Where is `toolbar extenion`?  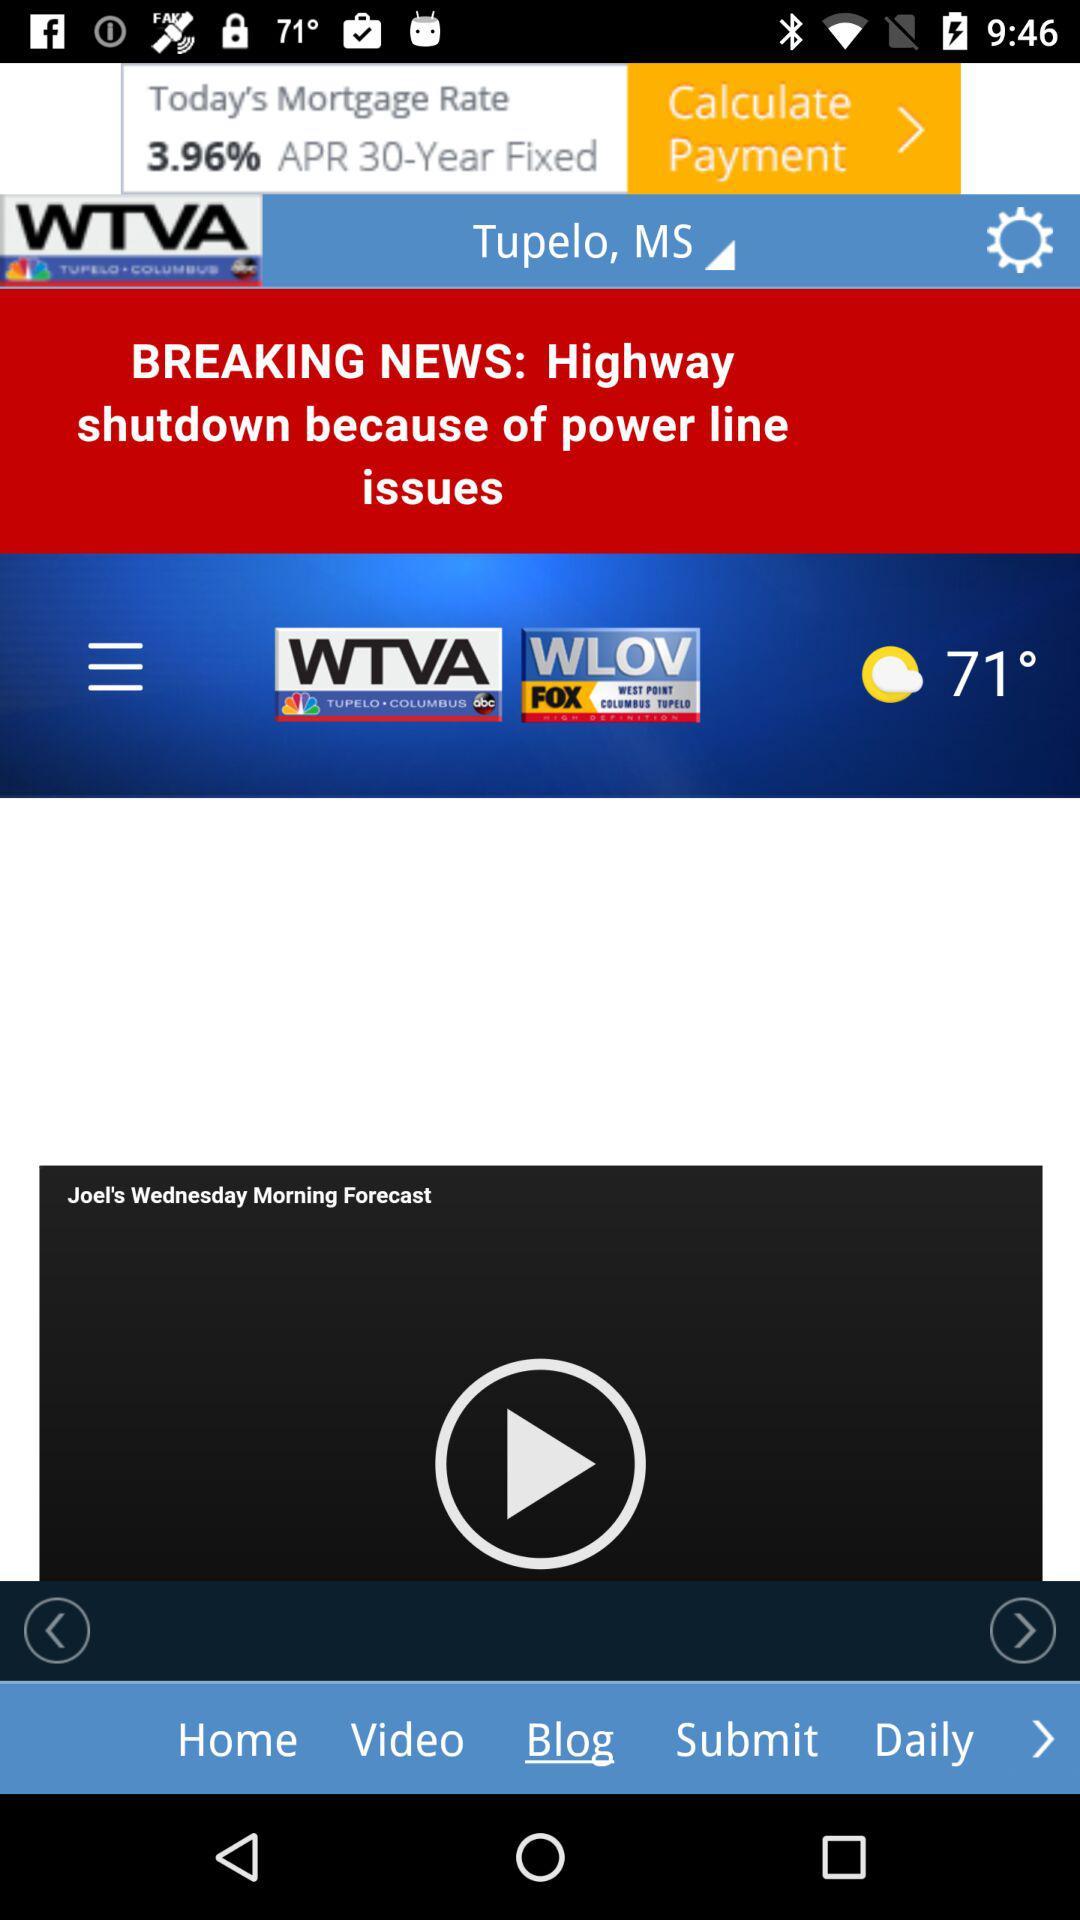 toolbar extenion is located at coordinates (1042, 1737).